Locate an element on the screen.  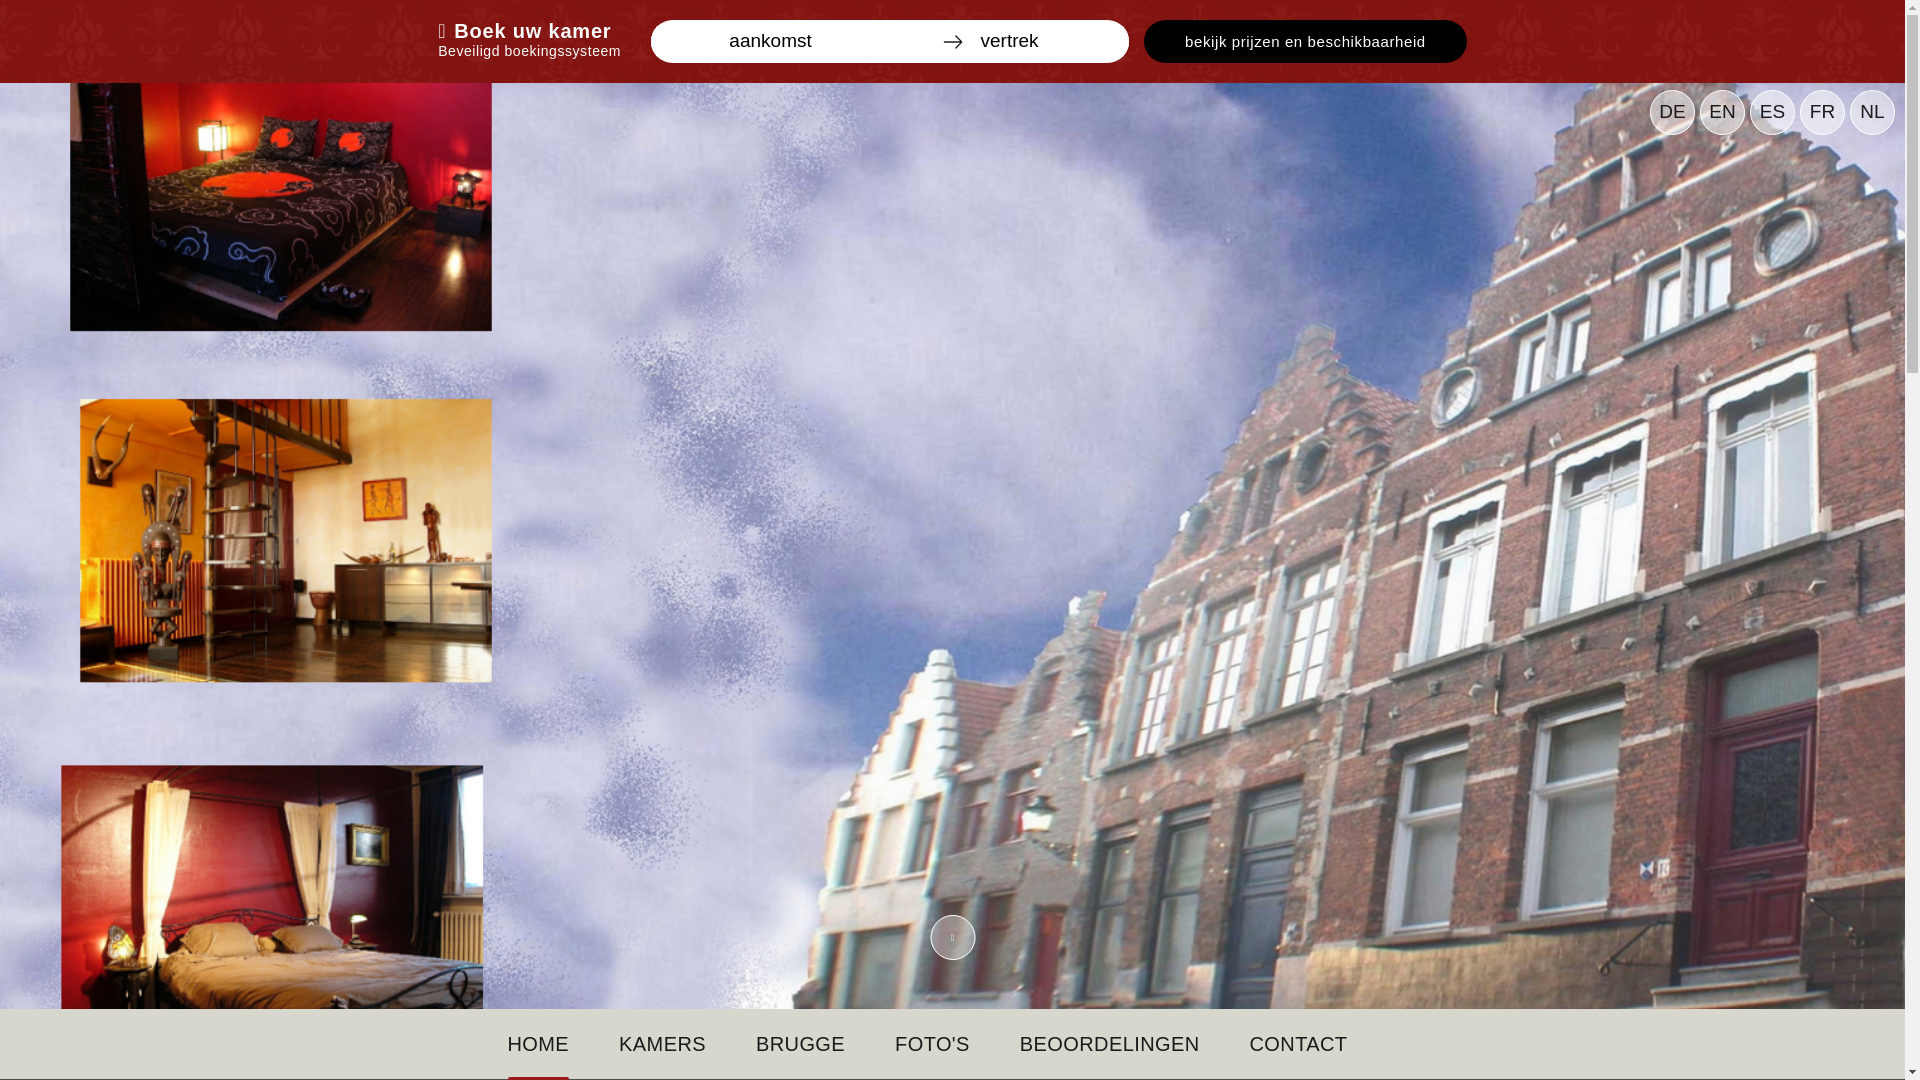
'CONTACT' is located at coordinates (1248, 1043).